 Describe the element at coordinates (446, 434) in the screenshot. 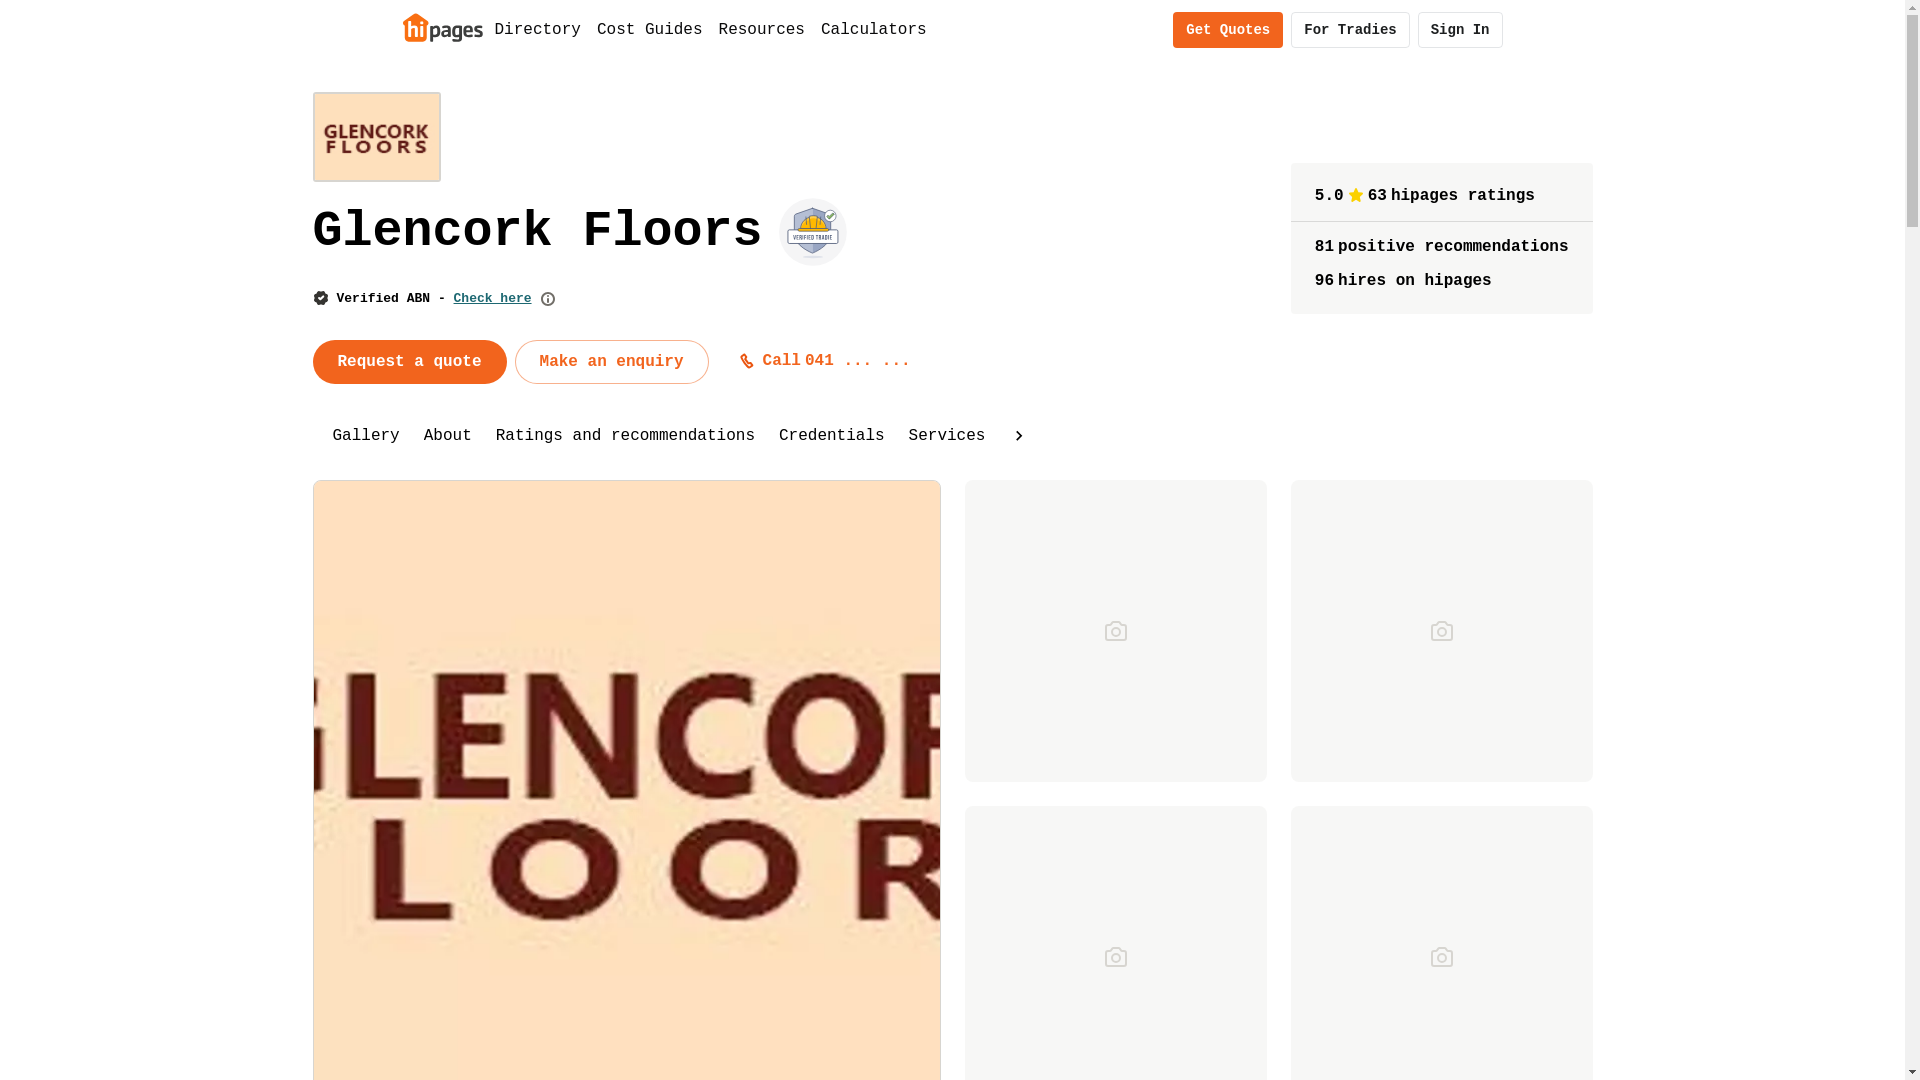

I see `'About'` at that location.